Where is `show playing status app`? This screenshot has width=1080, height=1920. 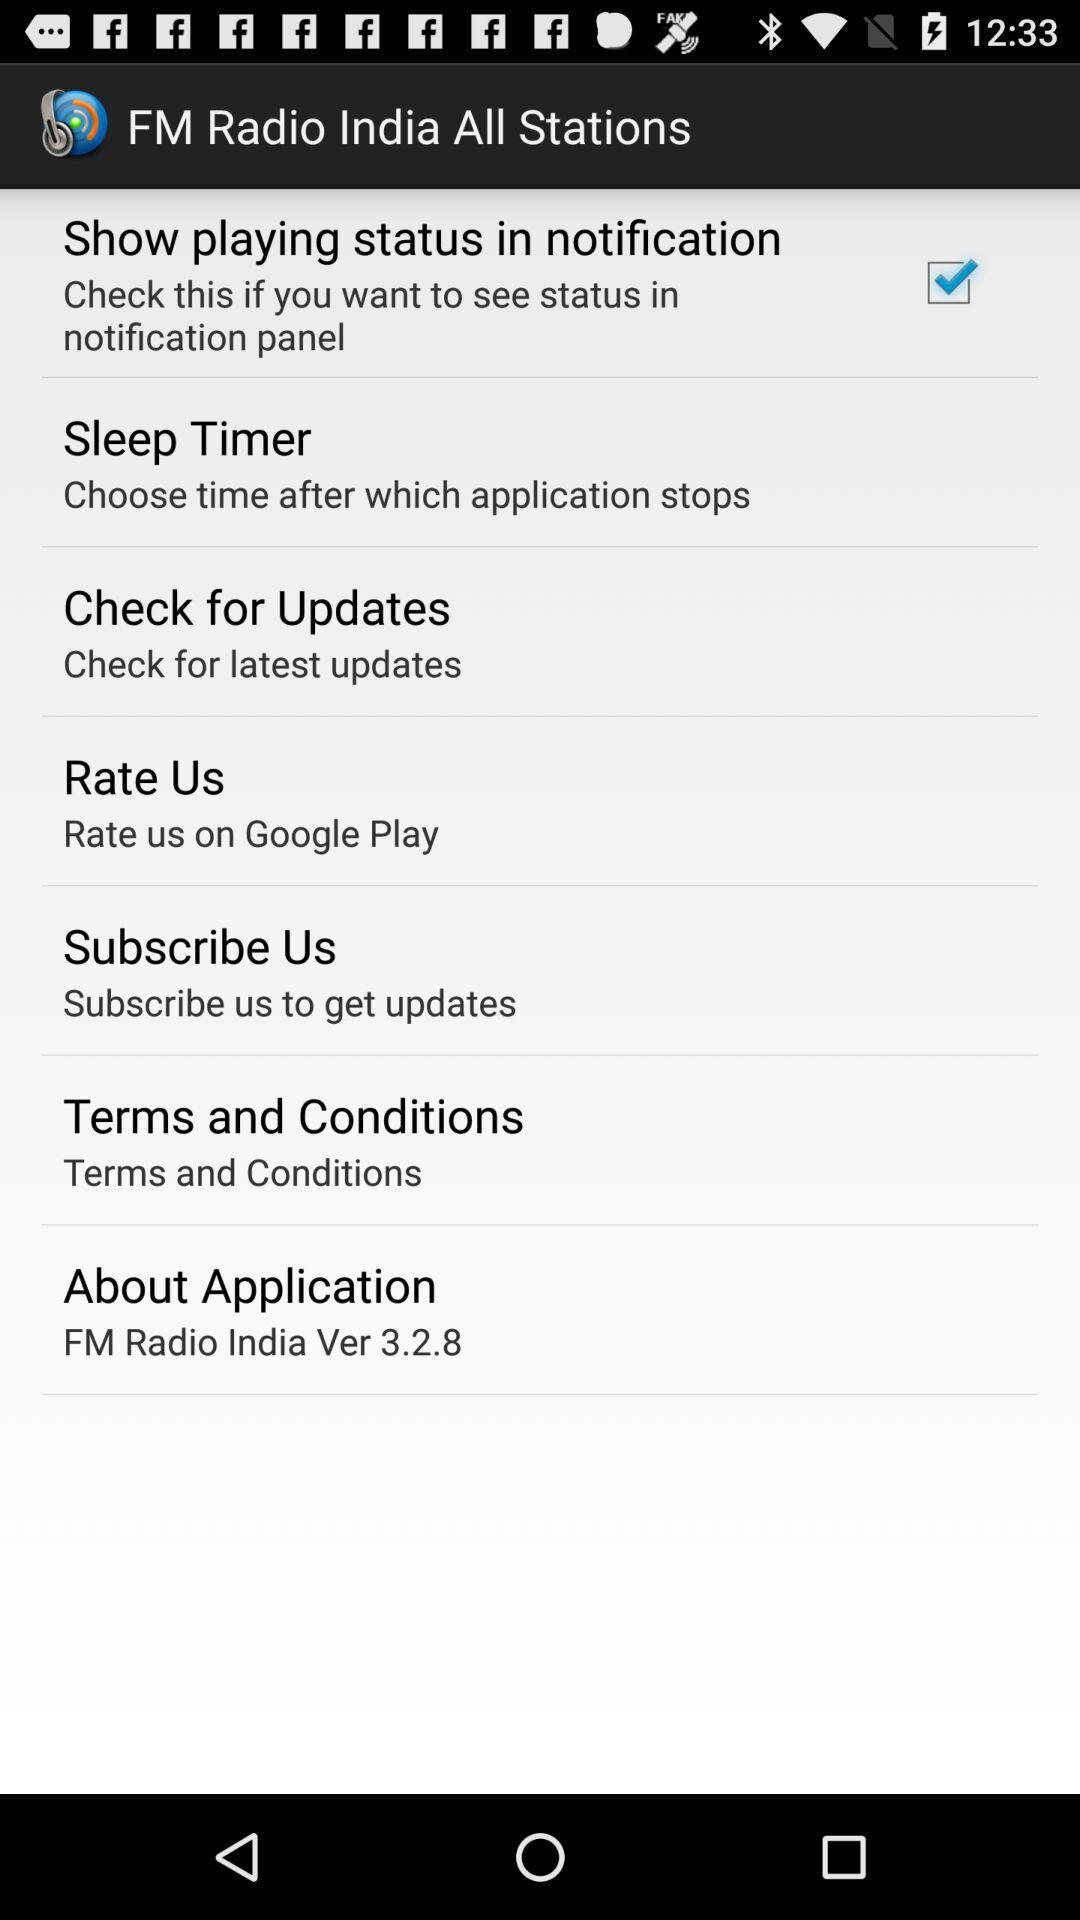 show playing status app is located at coordinates (421, 236).